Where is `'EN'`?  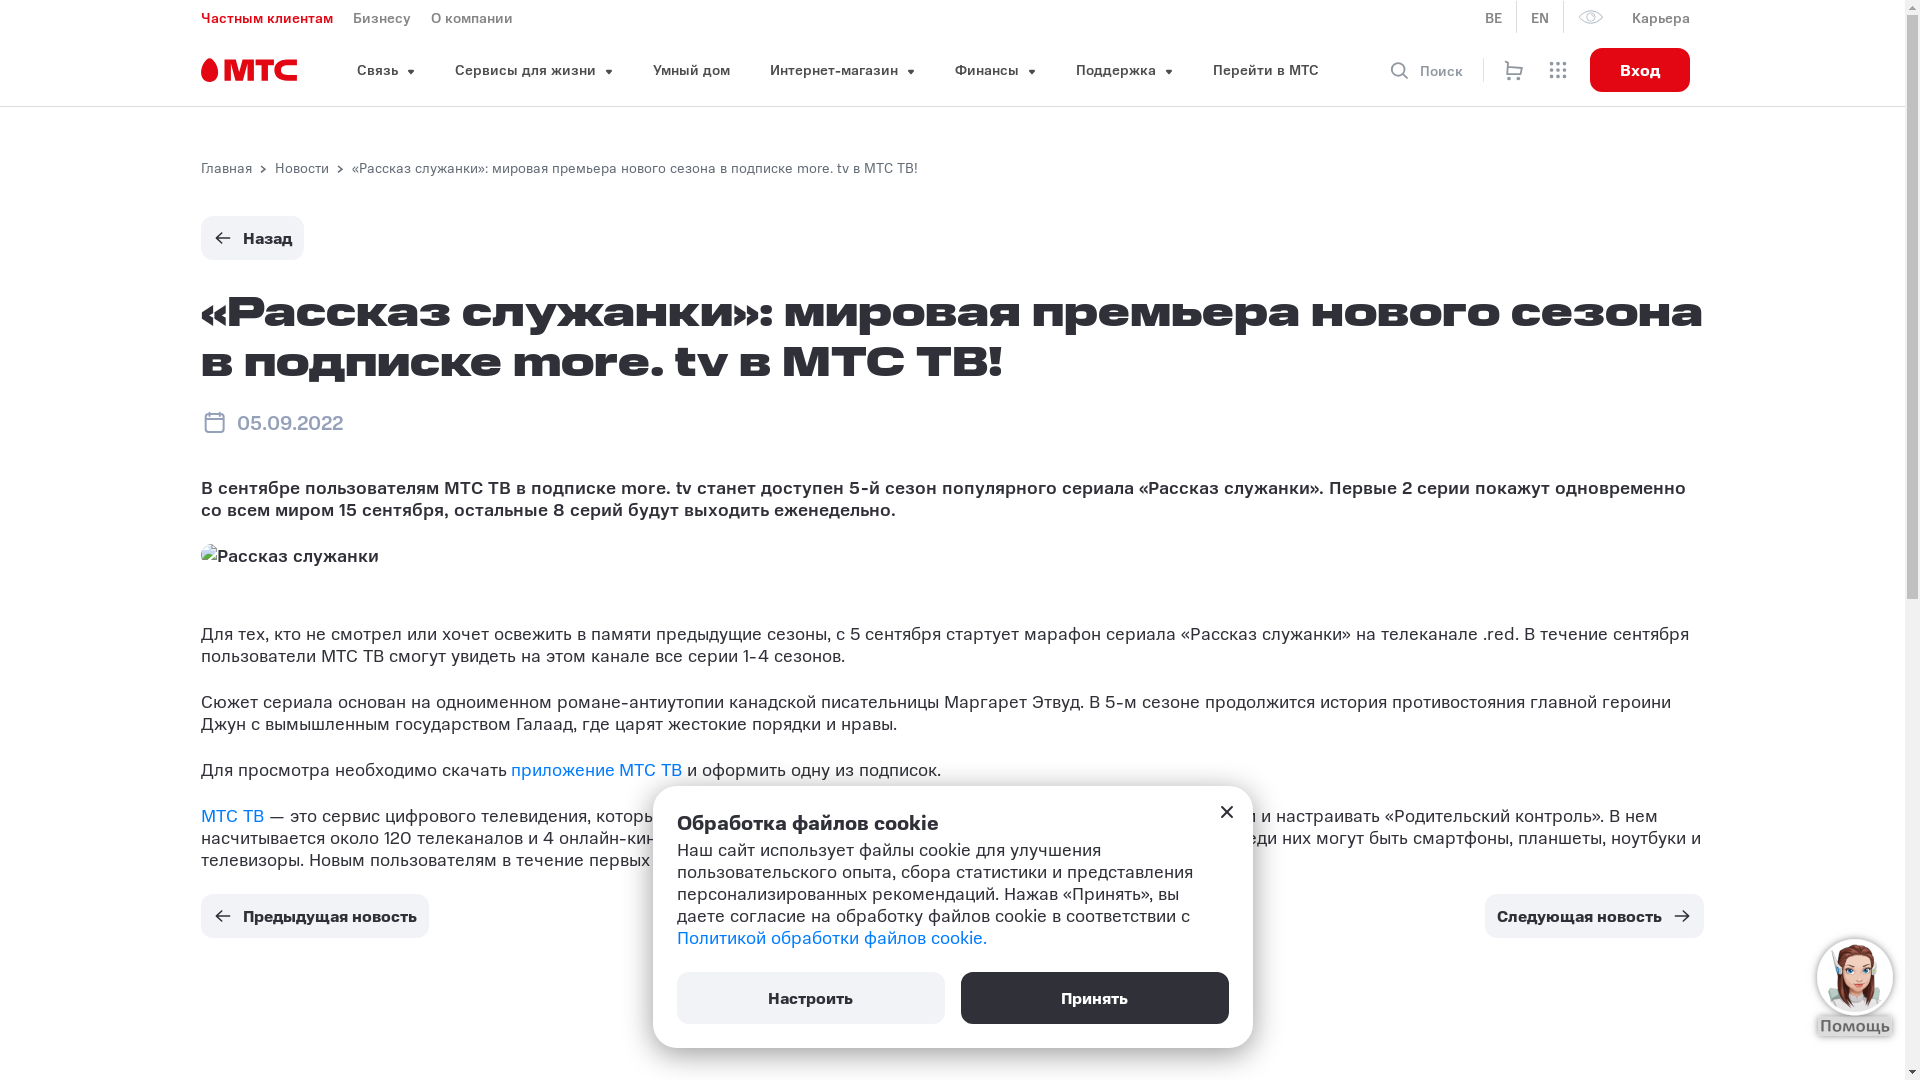 'EN' is located at coordinates (1539, 16).